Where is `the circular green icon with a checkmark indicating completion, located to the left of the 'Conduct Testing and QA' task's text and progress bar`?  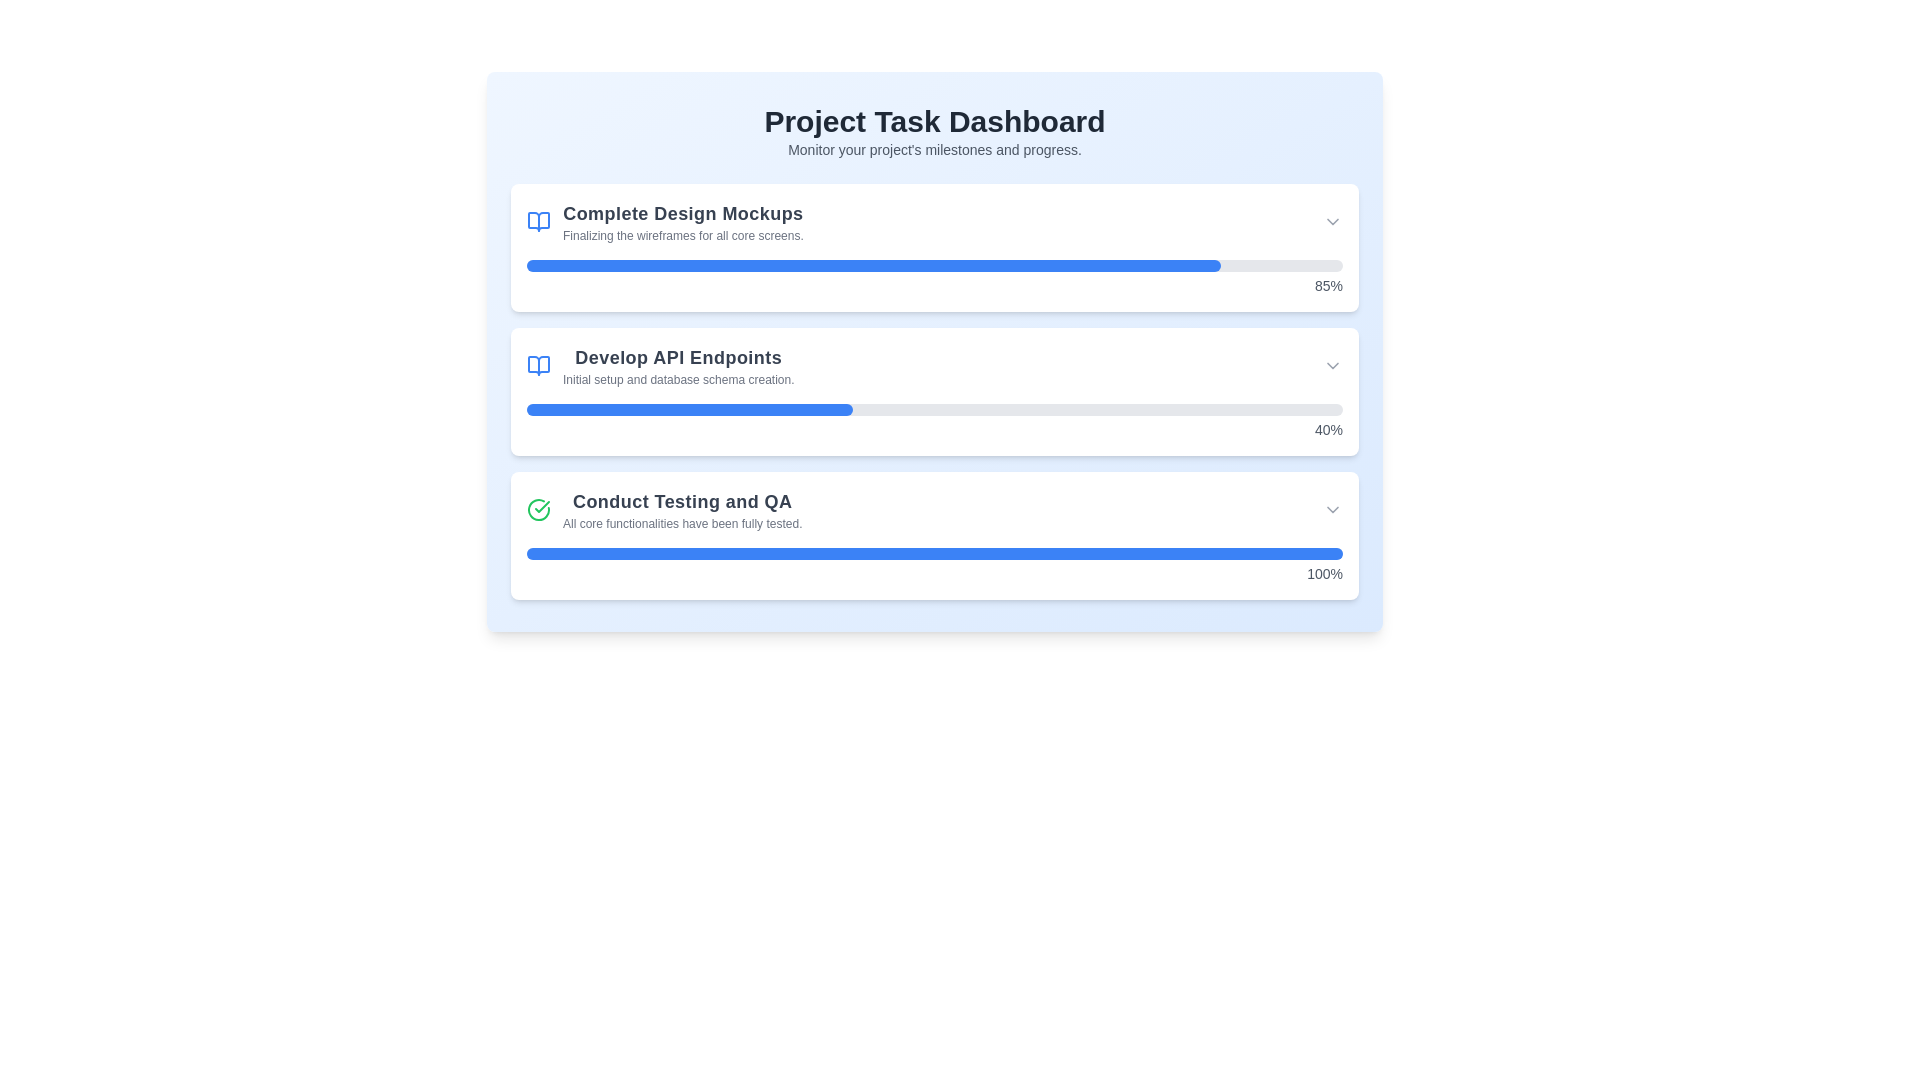
the circular green icon with a checkmark indicating completion, located to the left of the 'Conduct Testing and QA' task's text and progress bar is located at coordinates (538, 508).